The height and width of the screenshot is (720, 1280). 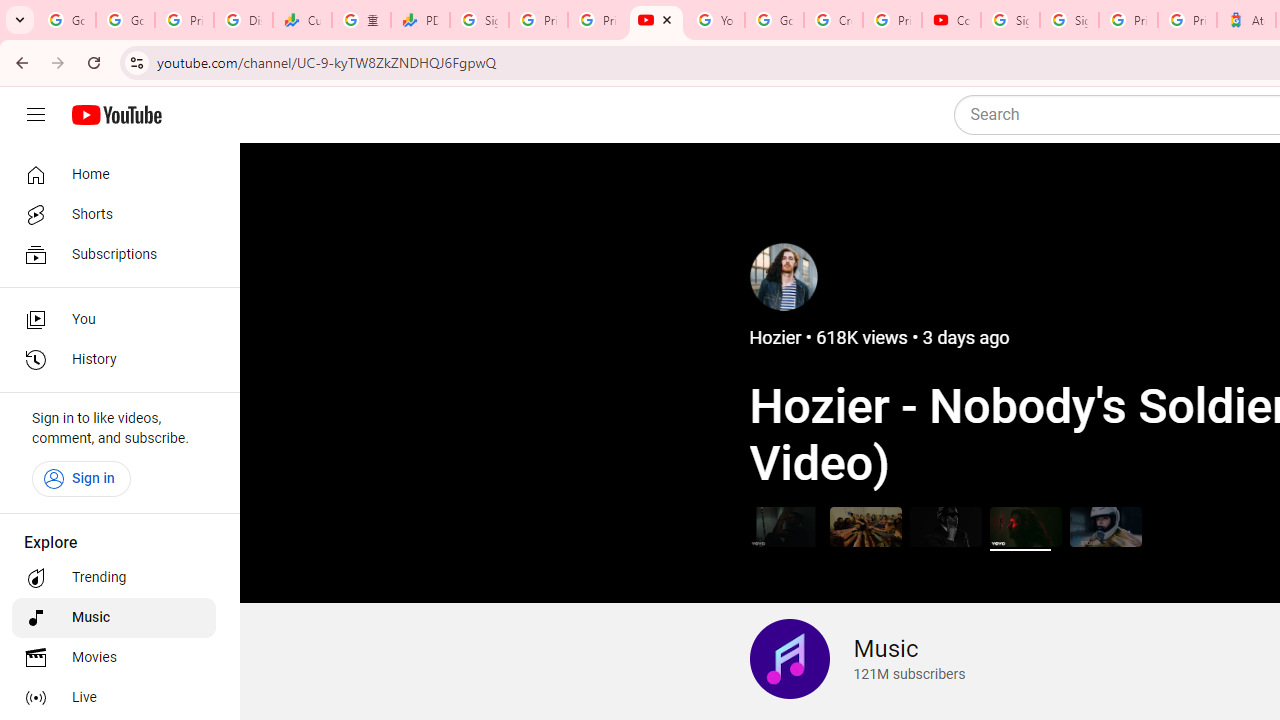 I want to click on 'Google Workspace Admin Community', so click(x=66, y=20).